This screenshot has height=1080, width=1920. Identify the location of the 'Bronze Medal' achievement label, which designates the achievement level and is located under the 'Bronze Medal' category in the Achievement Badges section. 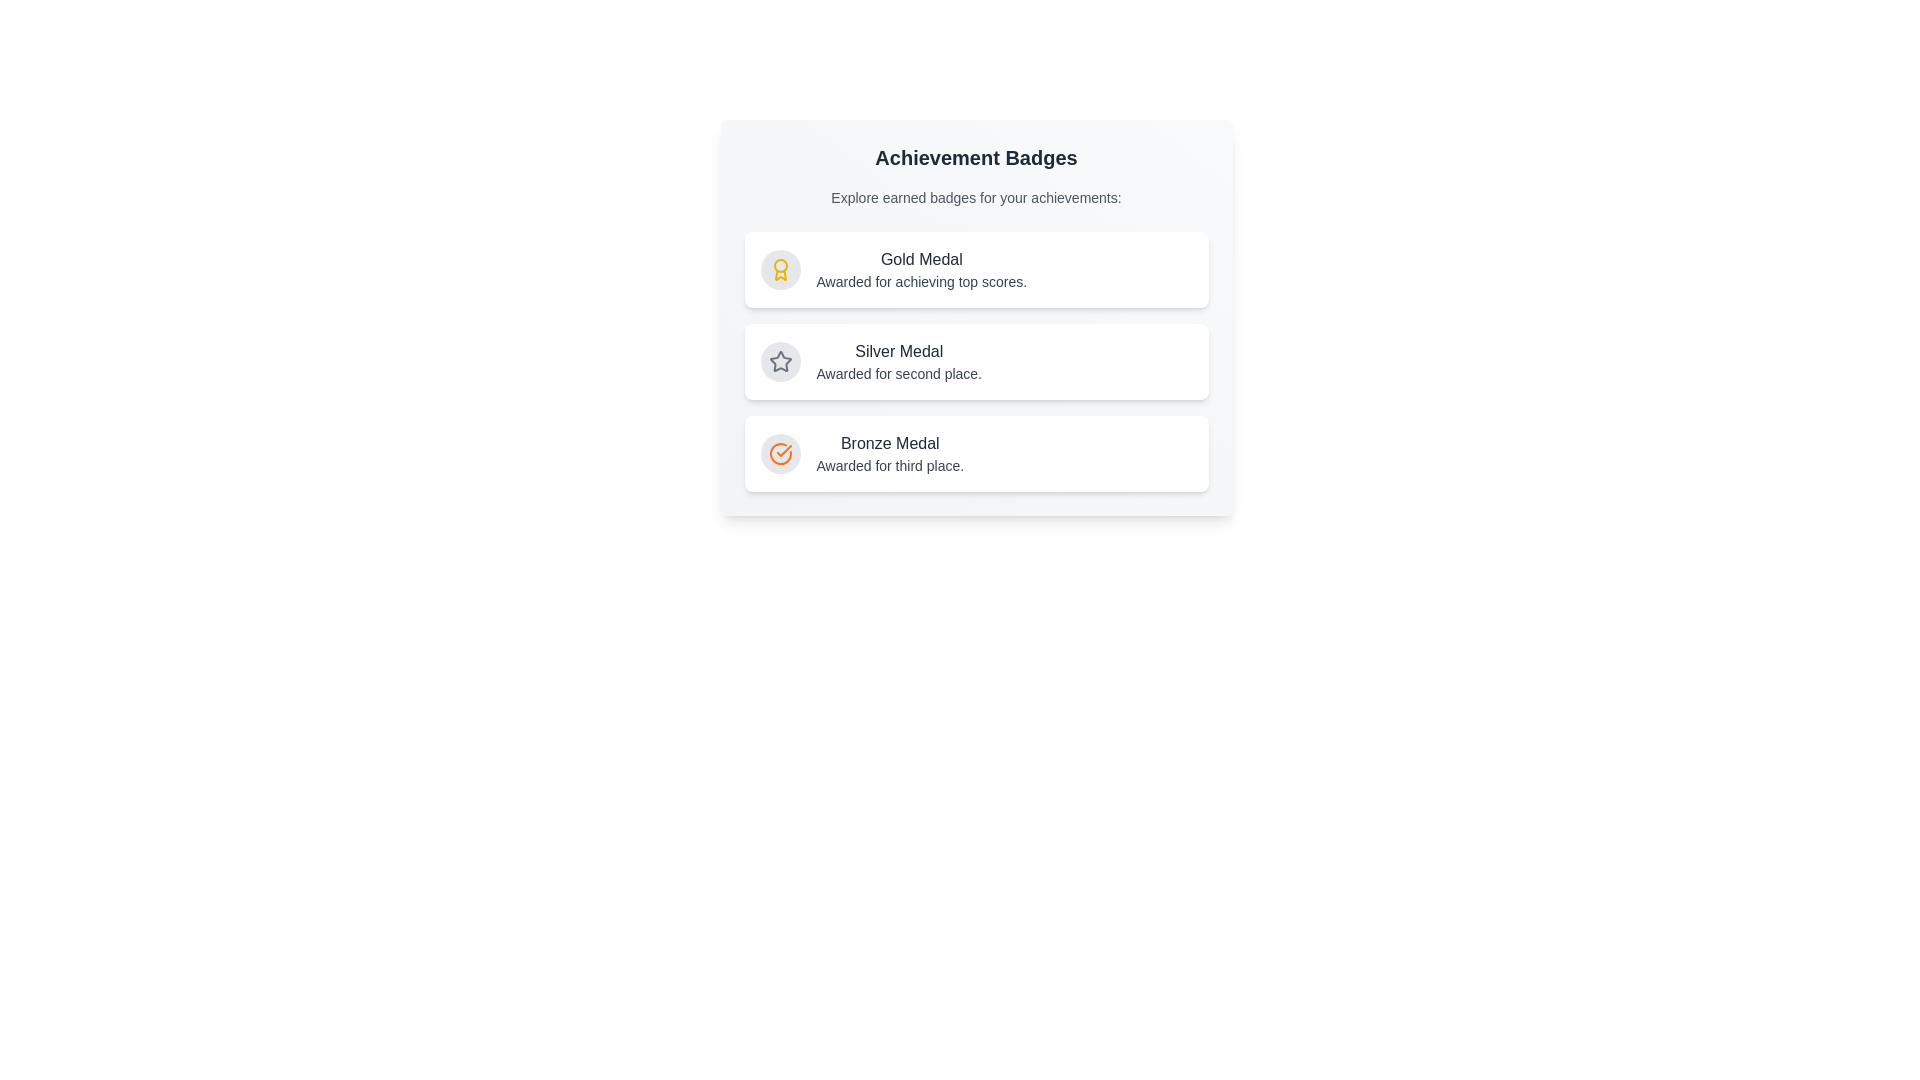
(889, 442).